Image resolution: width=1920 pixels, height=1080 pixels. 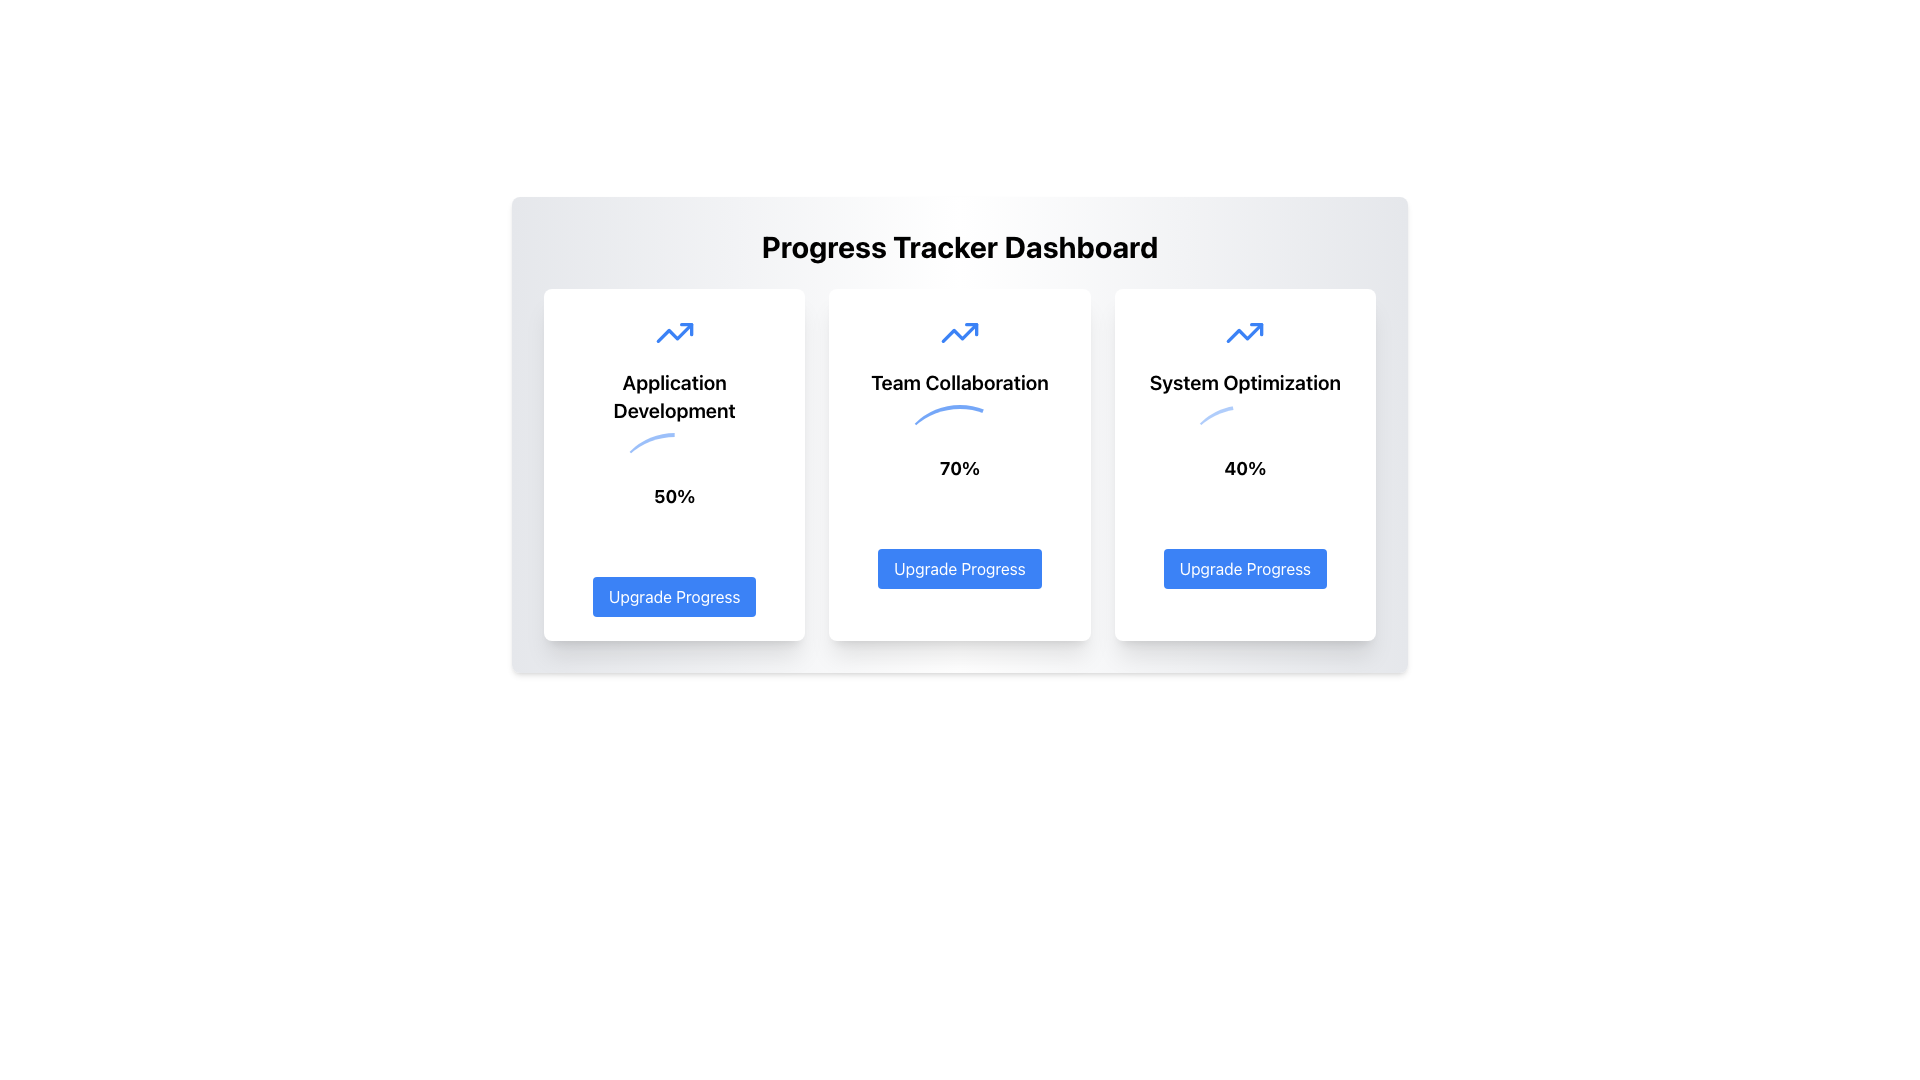 I want to click on the bold text label displaying '50%' in a large, dark font, positioned centrally within a circular progress indicator on the first card from the left, so click(x=674, y=496).